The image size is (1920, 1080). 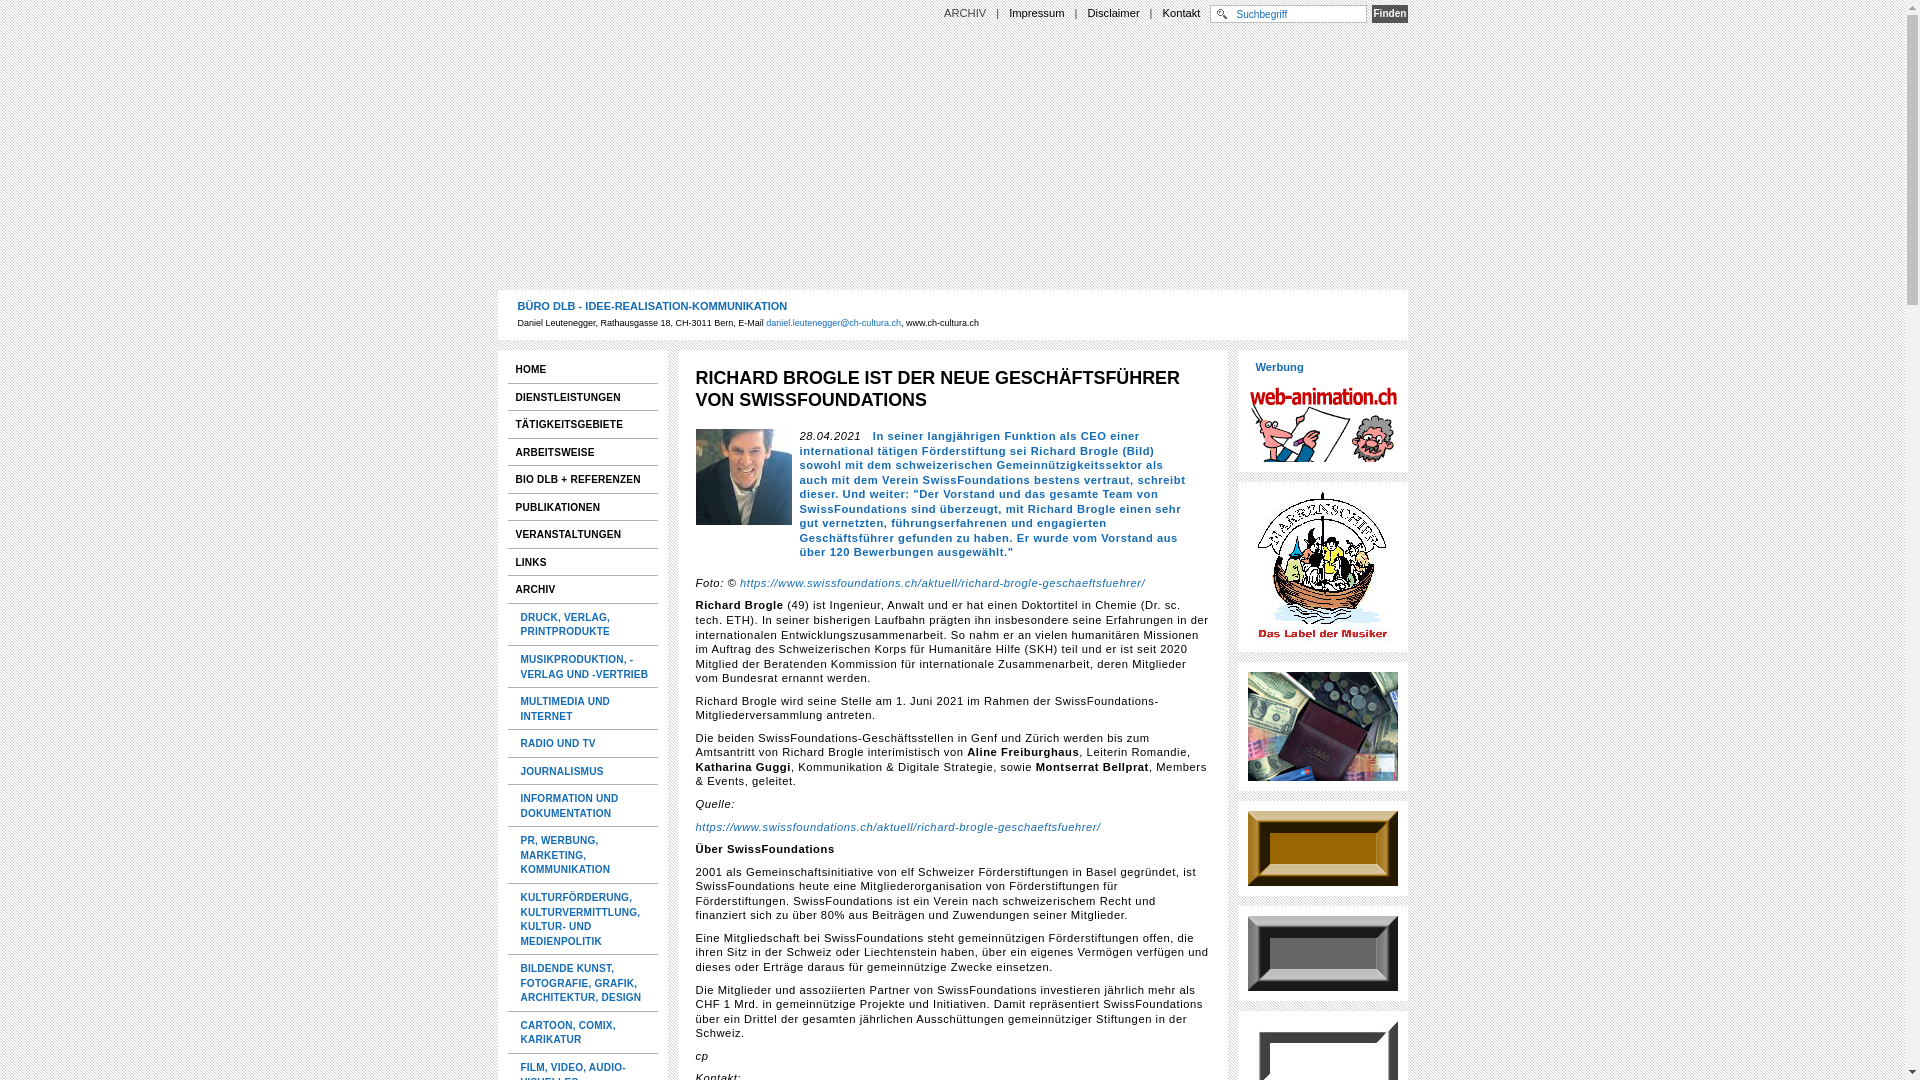 What do you see at coordinates (581, 506) in the screenshot?
I see `'PUBLIKATIONEN'` at bounding box center [581, 506].